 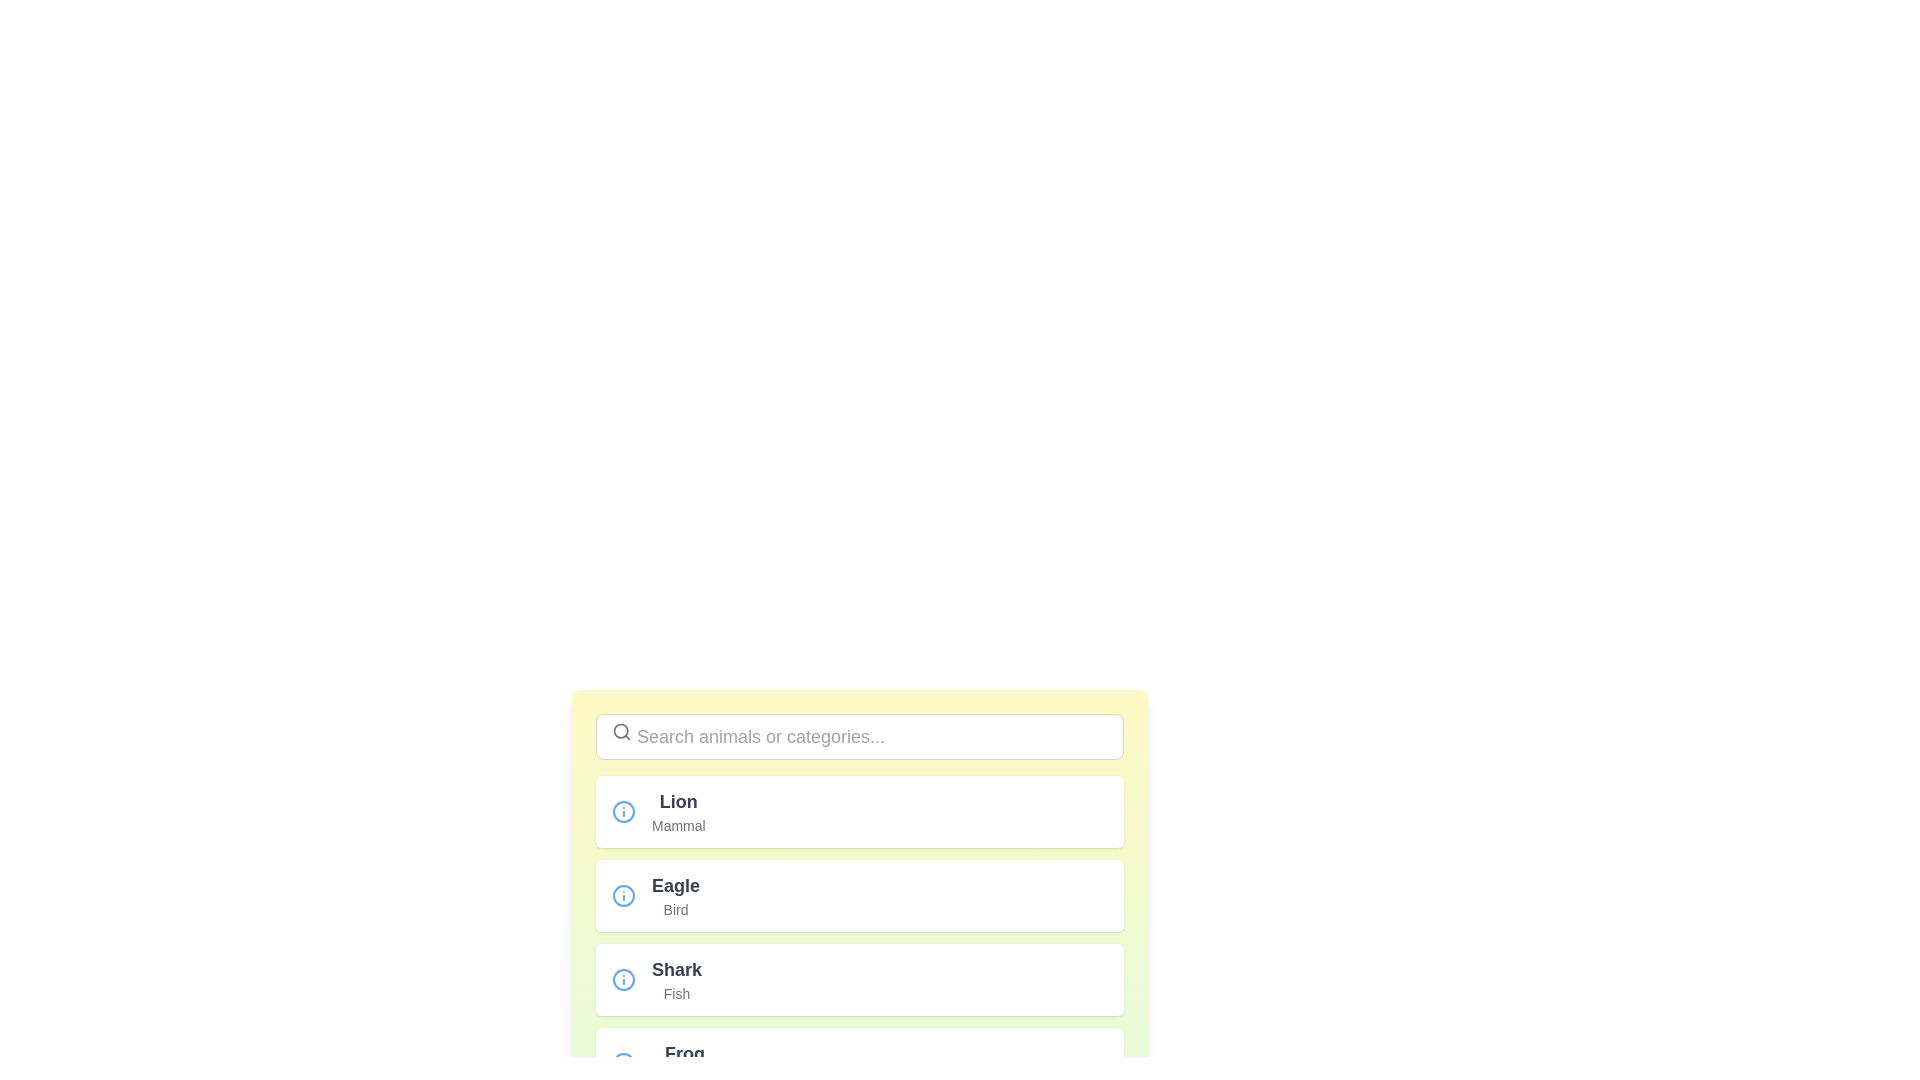 What do you see at coordinates (623, 978) in the screenshot?
I see `the informational icon for the 'Shark Fish' item` at bounding box center [623, 978].